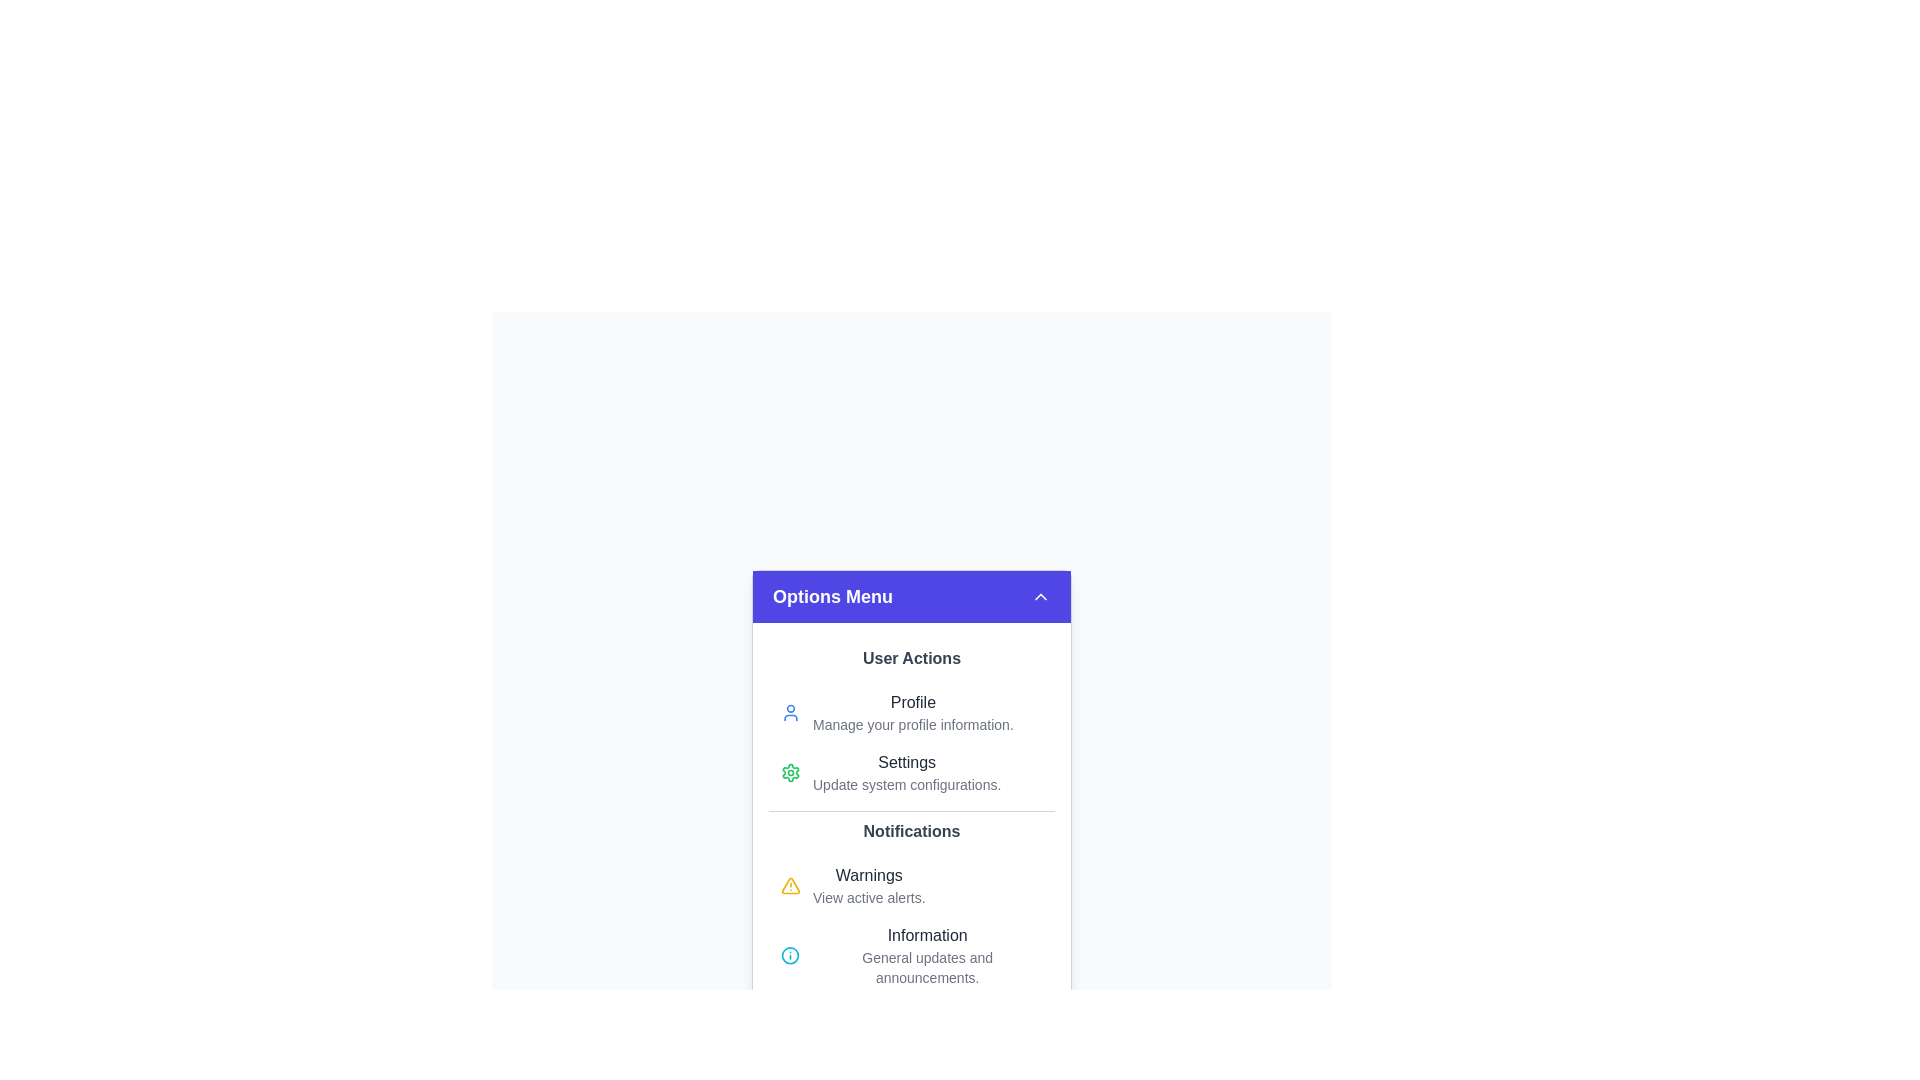 The width and height of the screenshot is (1920, 1080). What do you see at coordinates (911, 725) in the screenshot?
I see `one of the items within the Grouped menu items or category section located at the top of the menu structure below the header` at bounding box center [911, 725].